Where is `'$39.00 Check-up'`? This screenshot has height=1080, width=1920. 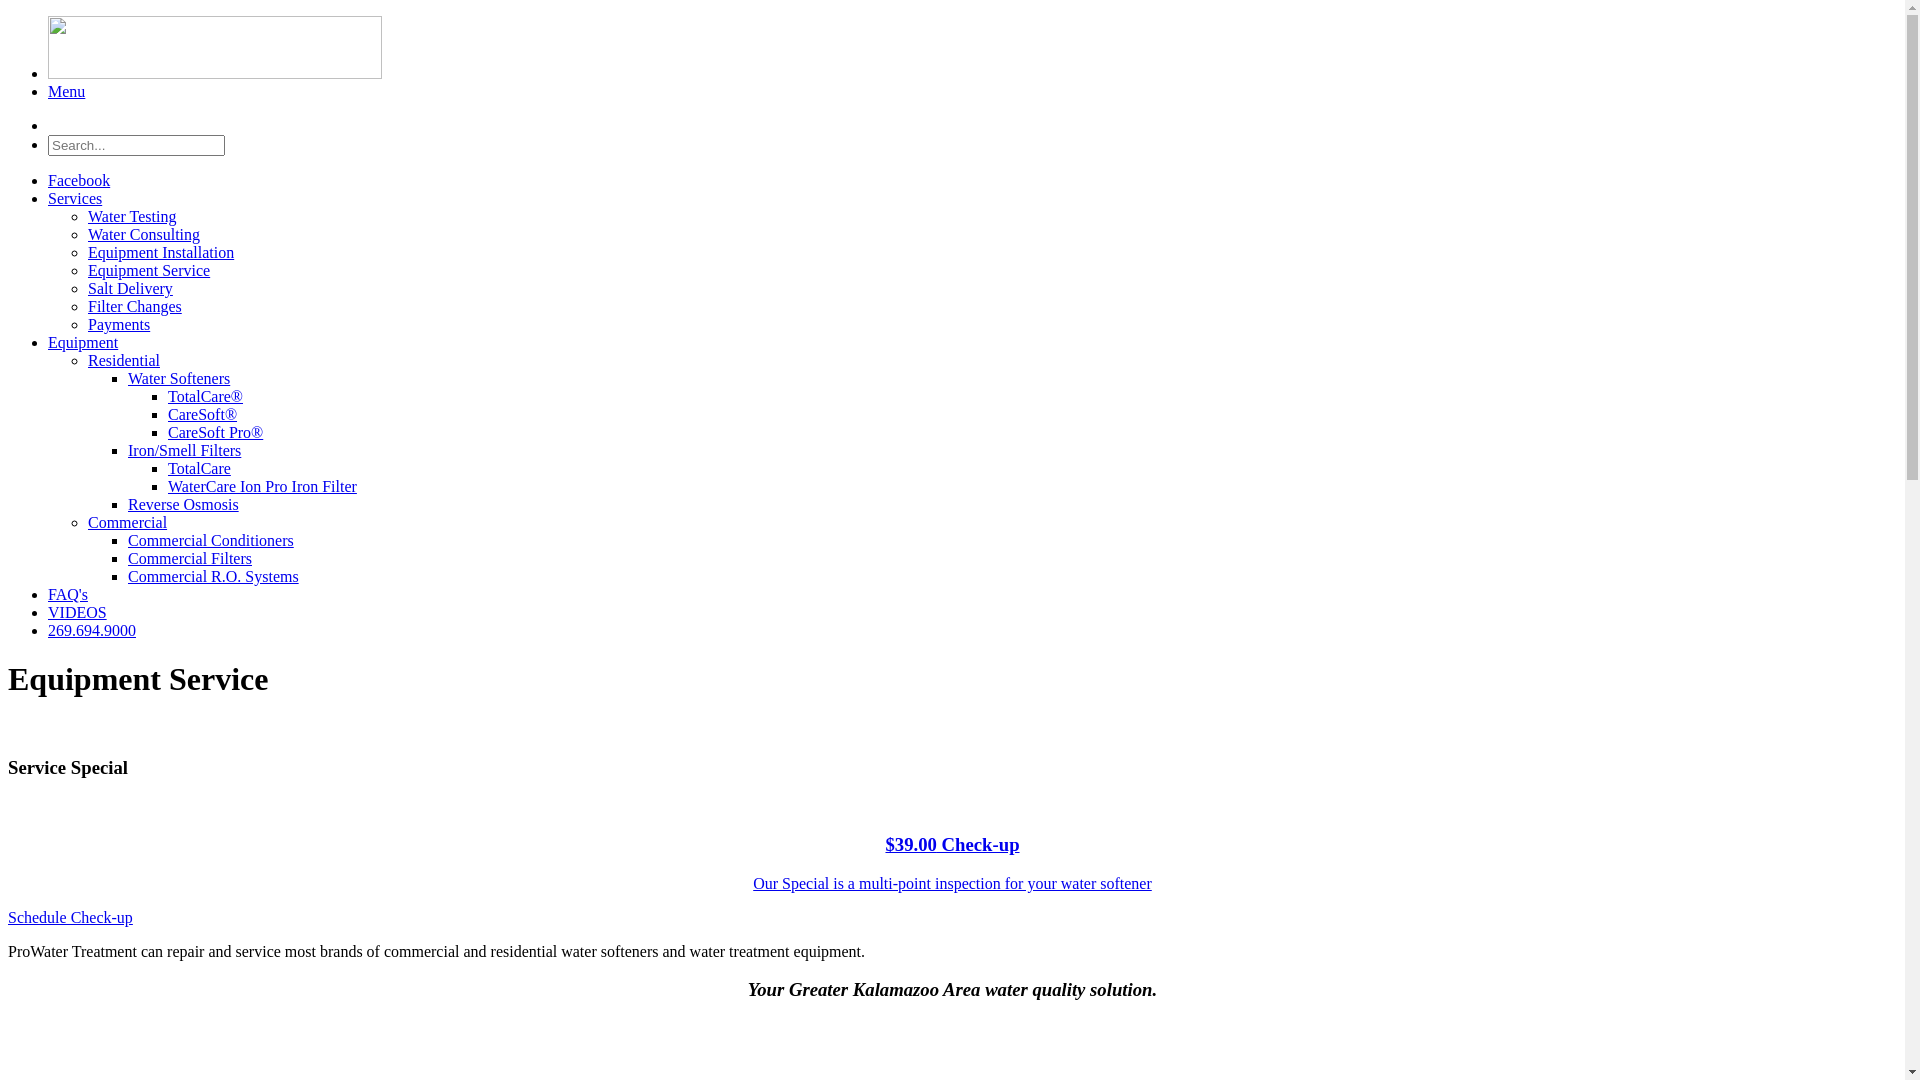
'$39.00 Check-up' is located at coordinates (950, 844).